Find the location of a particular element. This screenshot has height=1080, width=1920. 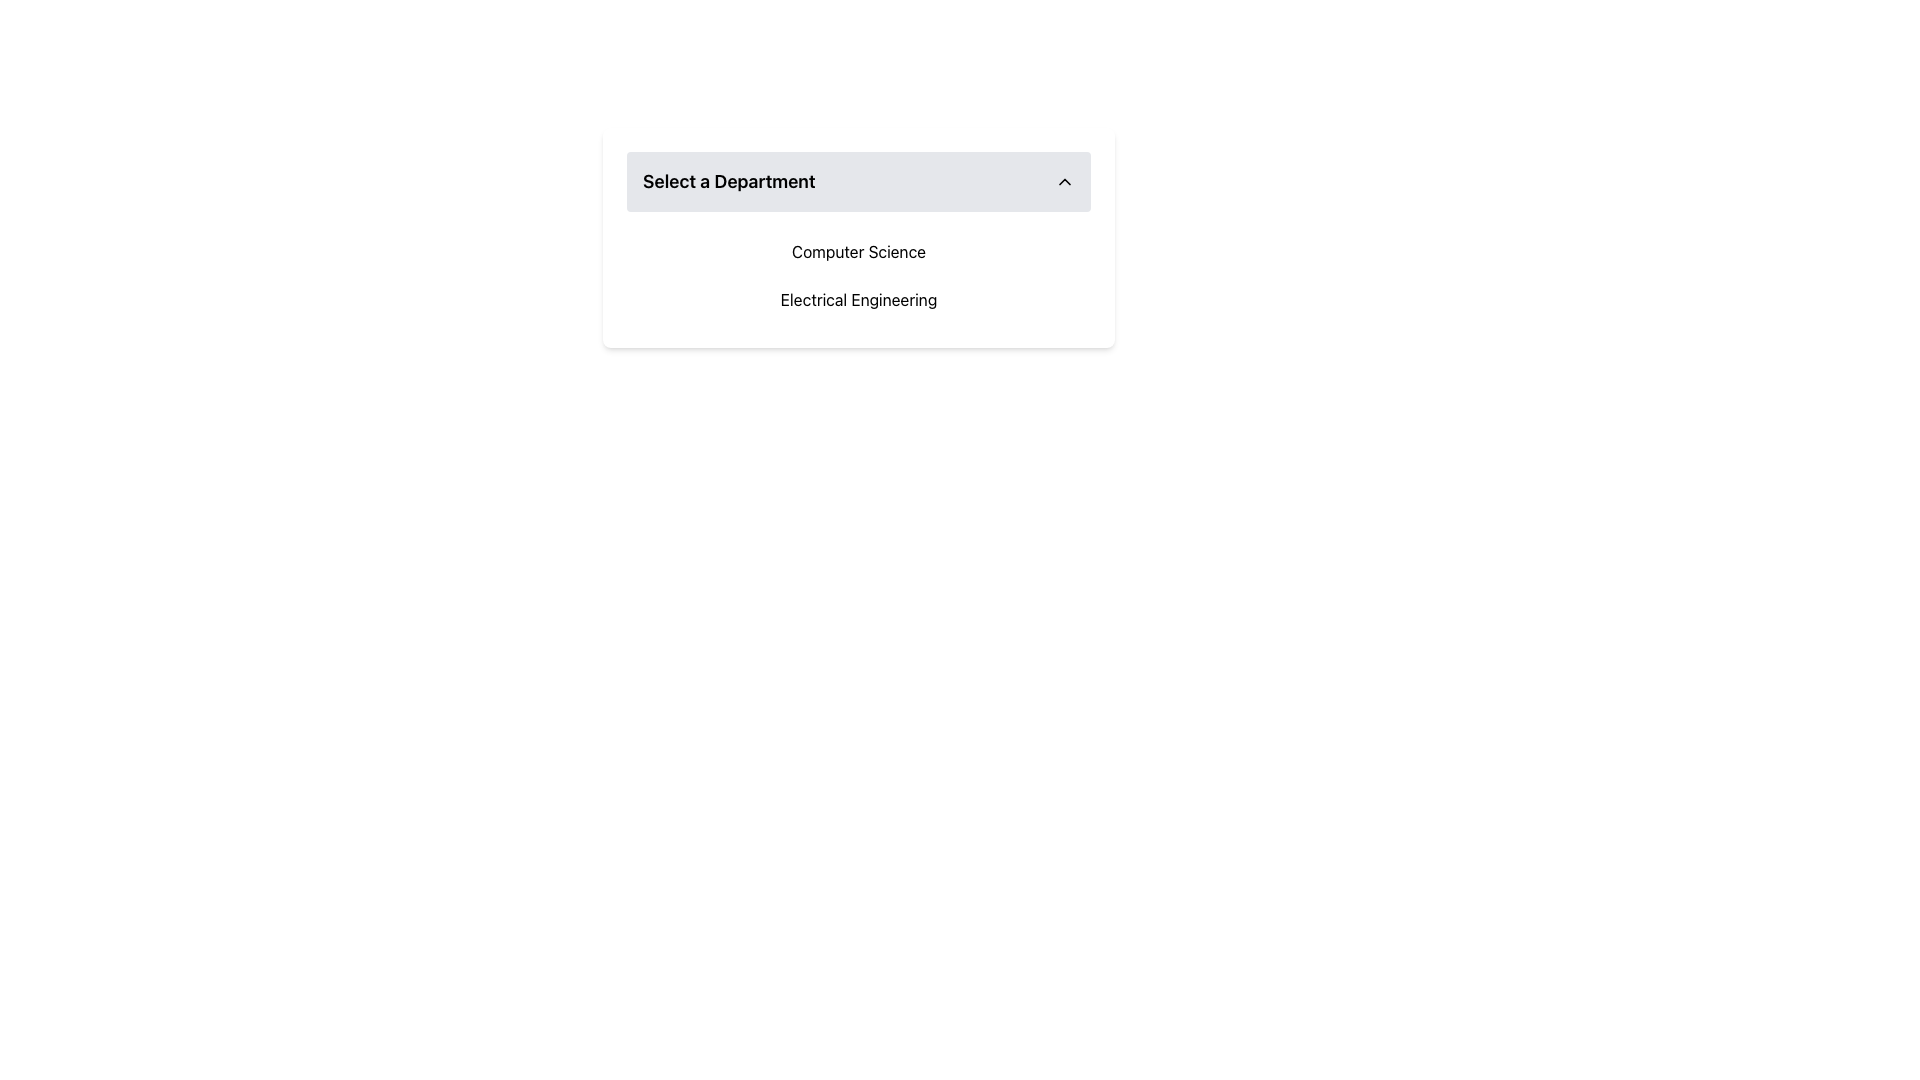

the Dropdown selector labeled 'Select a Department' is located at coordinates (859, 181).